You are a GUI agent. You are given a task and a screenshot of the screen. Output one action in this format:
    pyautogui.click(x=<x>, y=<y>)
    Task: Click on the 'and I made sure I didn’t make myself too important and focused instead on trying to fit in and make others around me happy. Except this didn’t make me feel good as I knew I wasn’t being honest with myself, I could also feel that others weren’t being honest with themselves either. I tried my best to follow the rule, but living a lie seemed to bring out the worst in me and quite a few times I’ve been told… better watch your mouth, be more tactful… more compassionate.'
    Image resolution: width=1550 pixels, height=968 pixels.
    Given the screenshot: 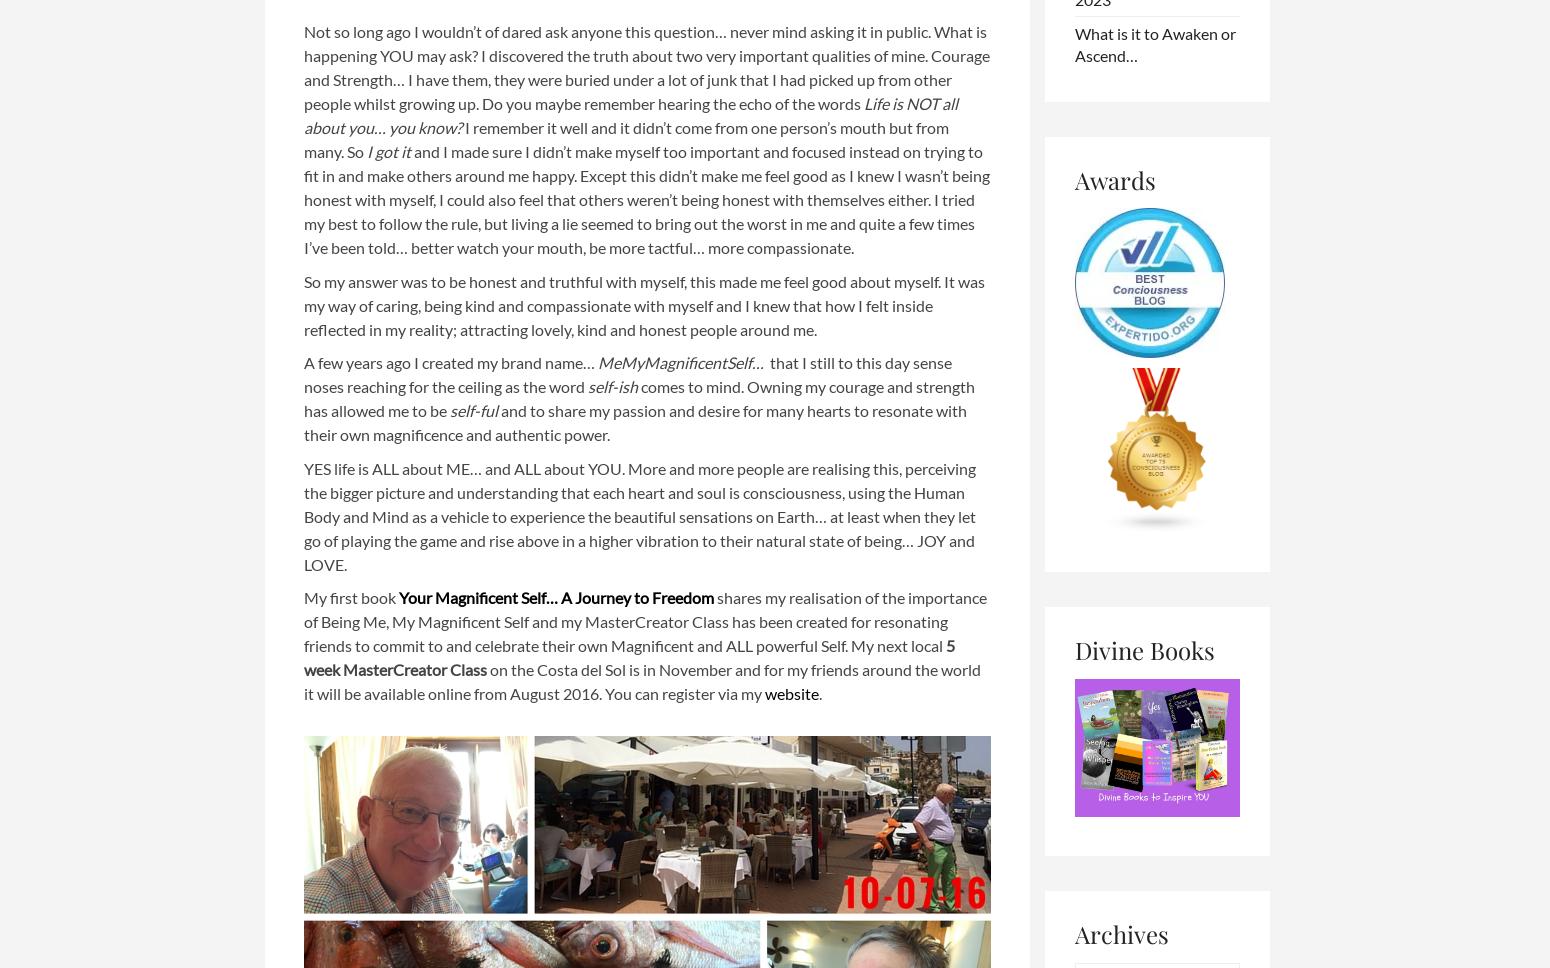 What is the action you would take?
    pyautogui.click(x=645, y=199)
    